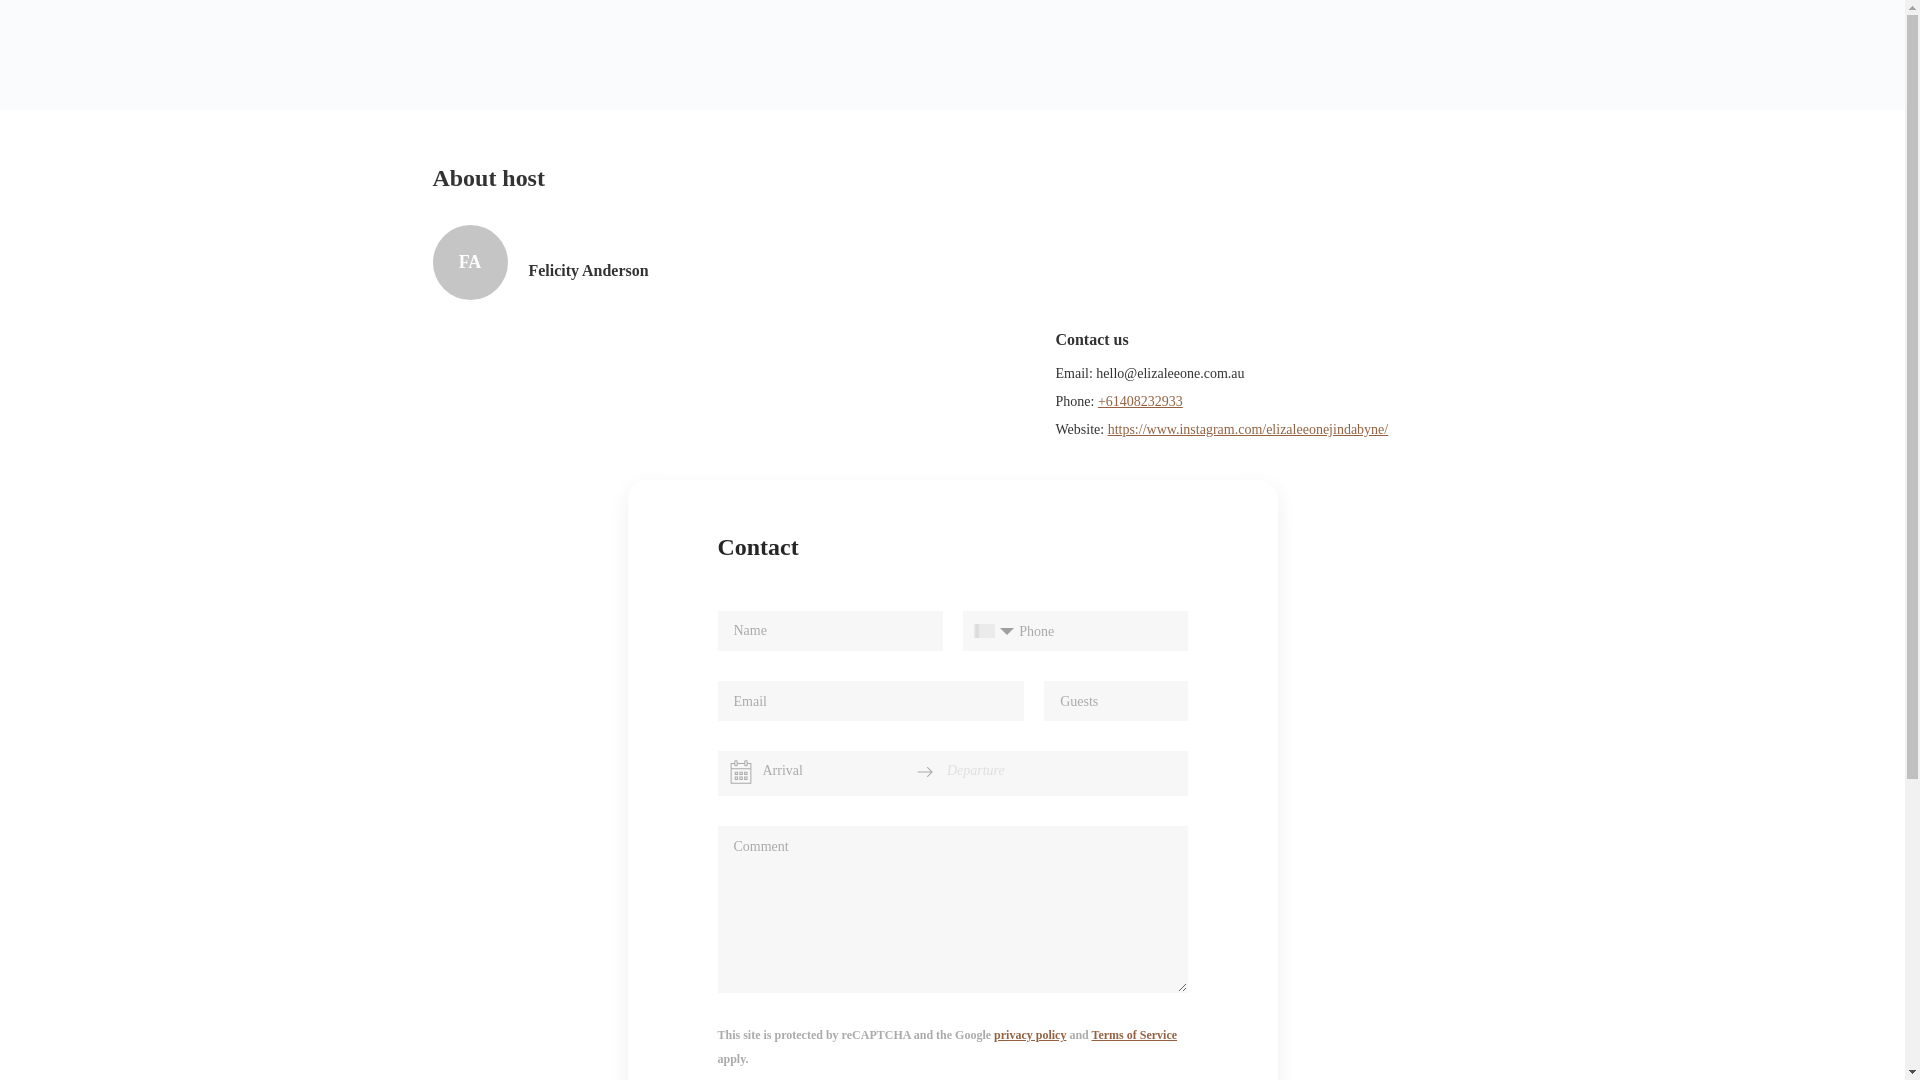 This screenshot has height=1080, width=1920. What do you see at coordinates (1107, 428) in the screenshot?
I see `'https://www.instagram.com/elizaleeonejindabyne/'` at bounding box center [1107, 428].